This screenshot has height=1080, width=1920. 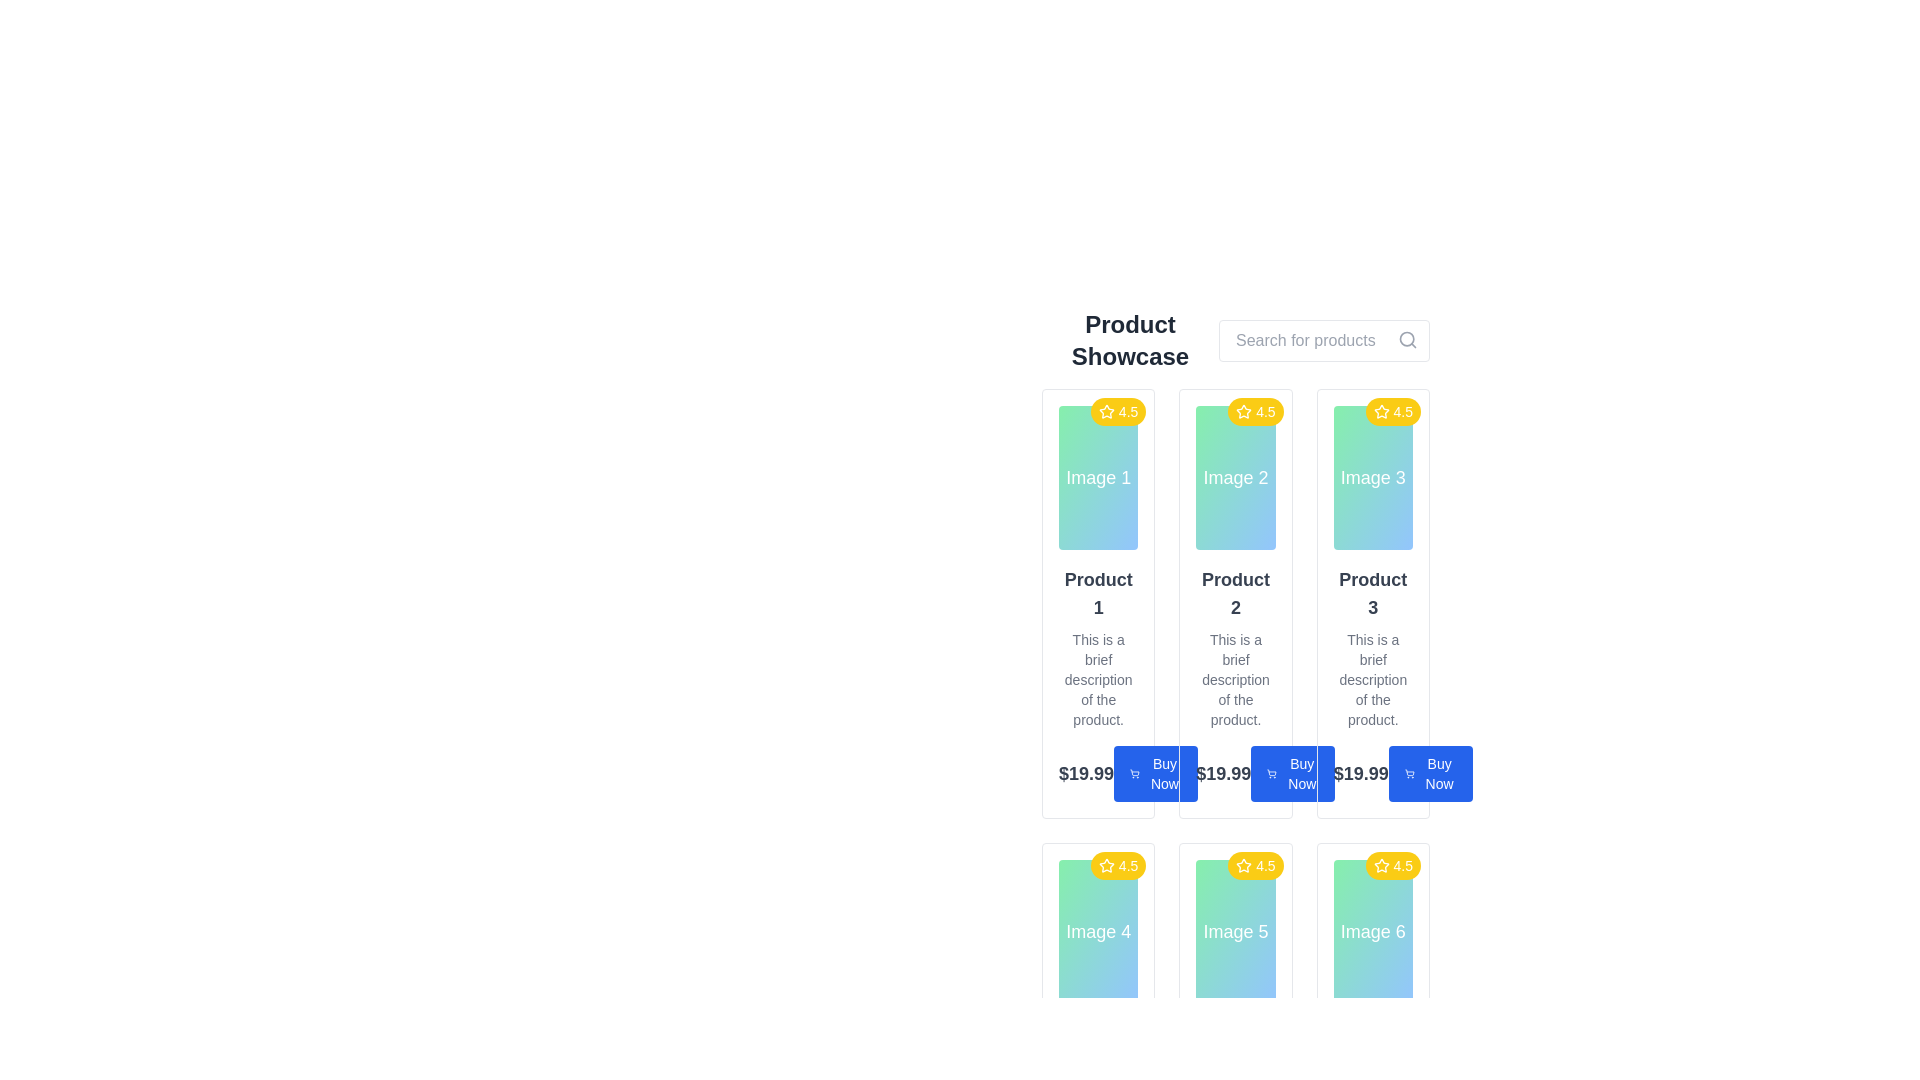 I want to click on the 'Buy Now' button with a blue background and white text located at the bottom-right corner of the third product card to initiate purchase, so click(x=1429, y=773).